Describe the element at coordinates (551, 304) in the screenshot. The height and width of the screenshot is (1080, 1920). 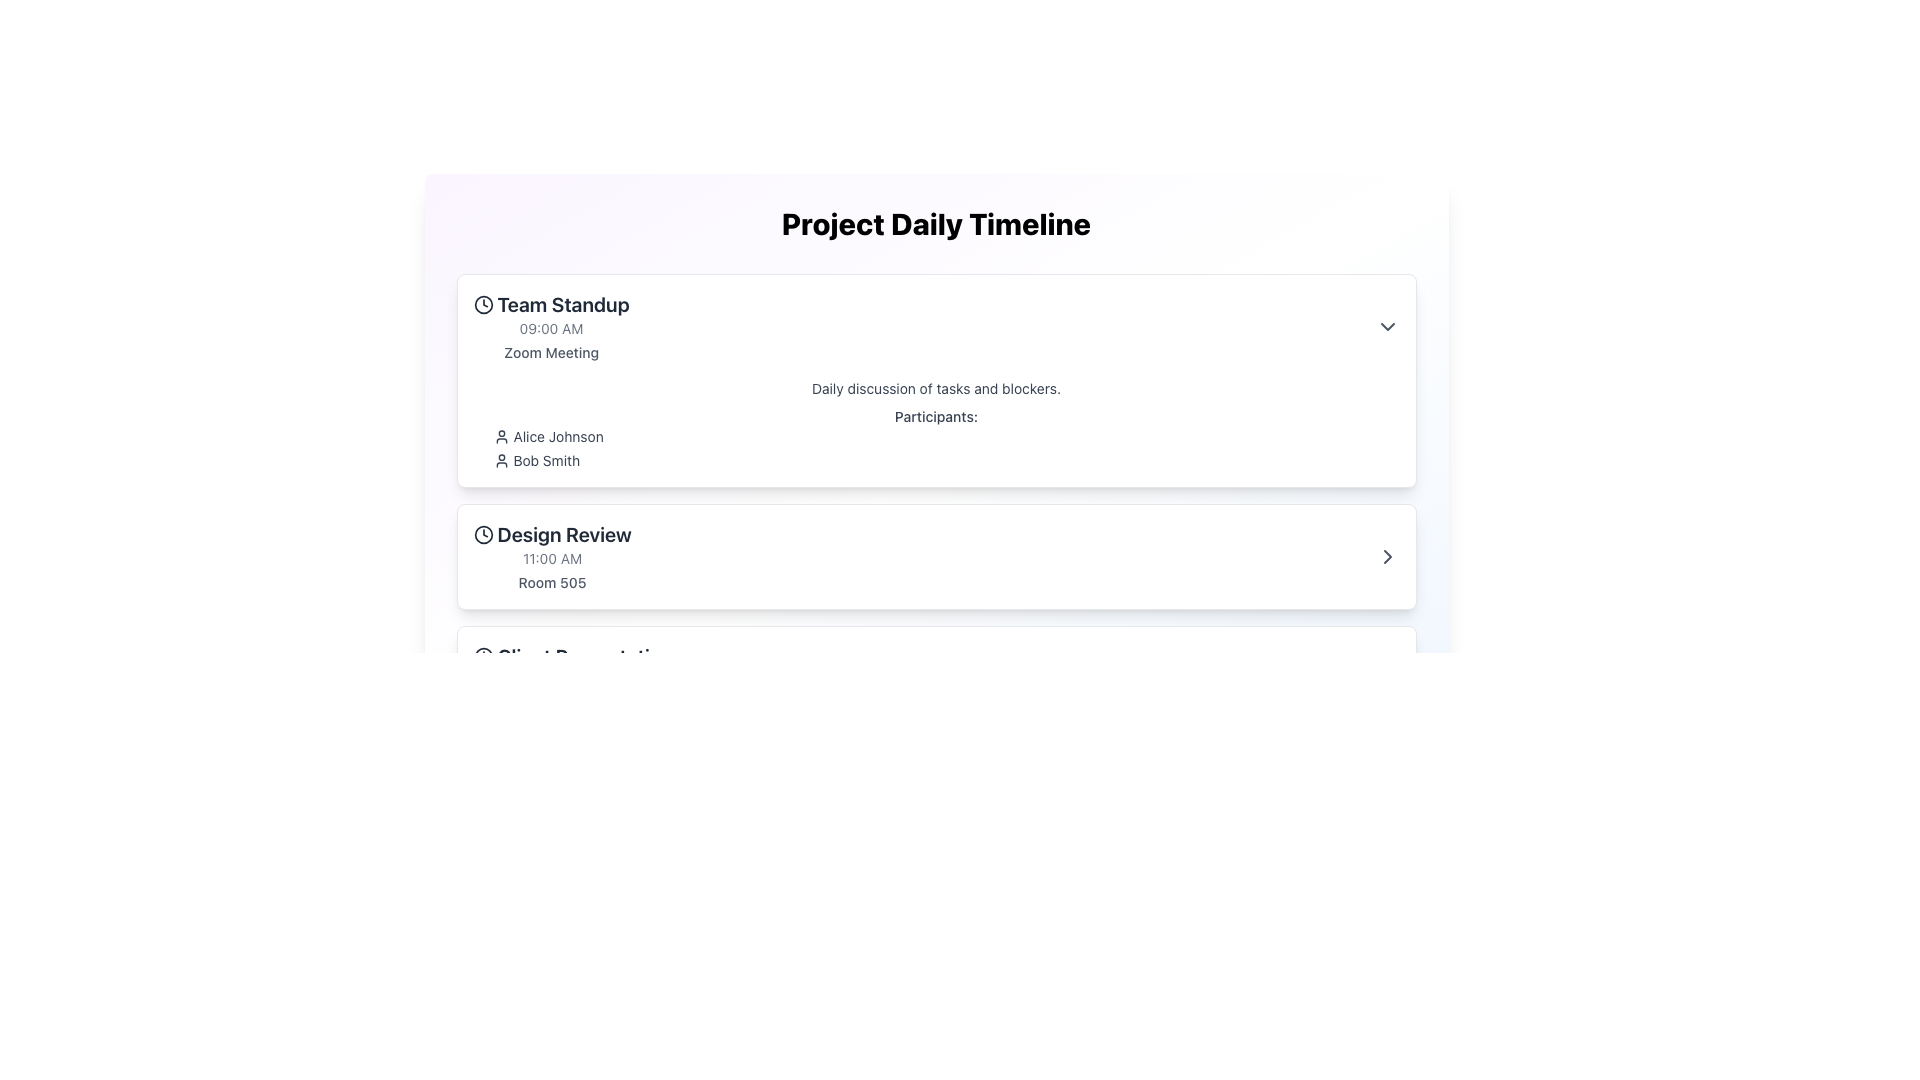
I see `text component reading 'Team Standup' located at the top of the events list, which is styled in bold font and has a clock icon to its left` at that location.